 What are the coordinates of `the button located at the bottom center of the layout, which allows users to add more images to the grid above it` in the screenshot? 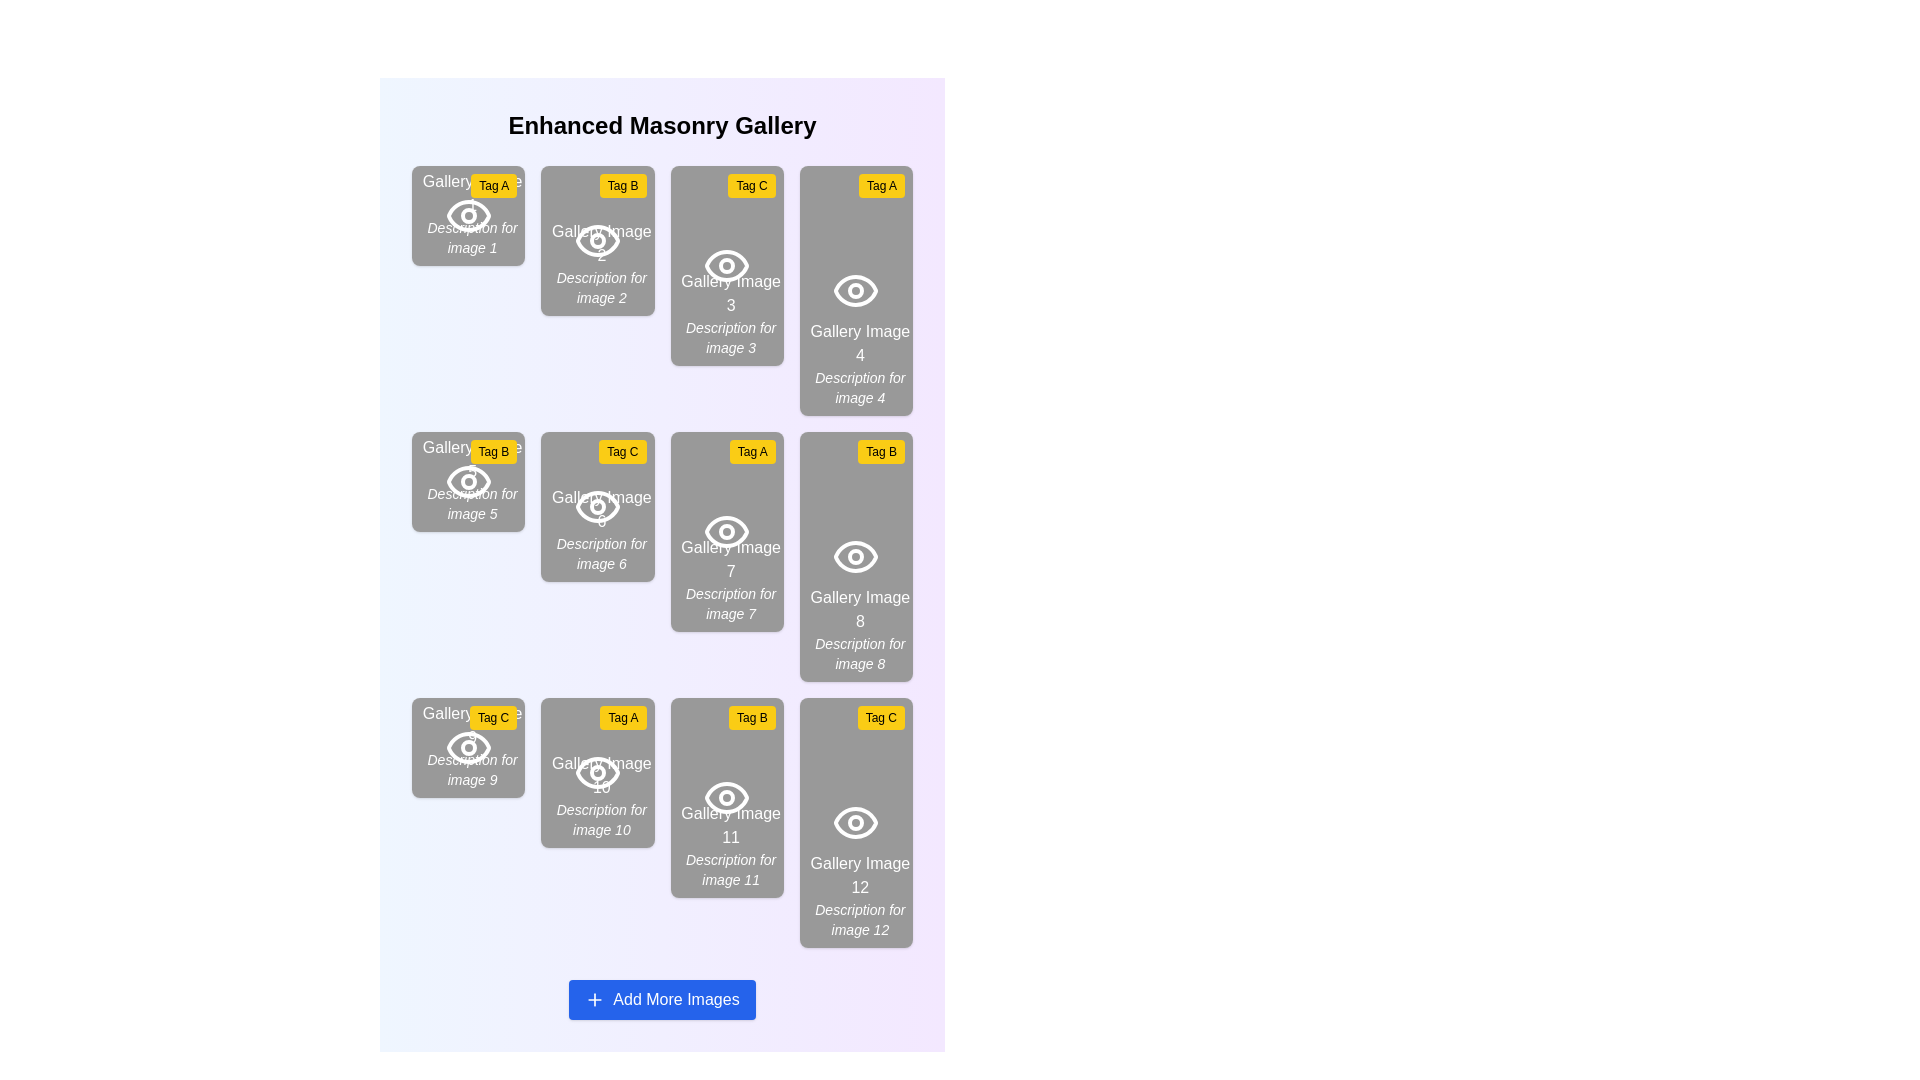 It's located at (662, 999).